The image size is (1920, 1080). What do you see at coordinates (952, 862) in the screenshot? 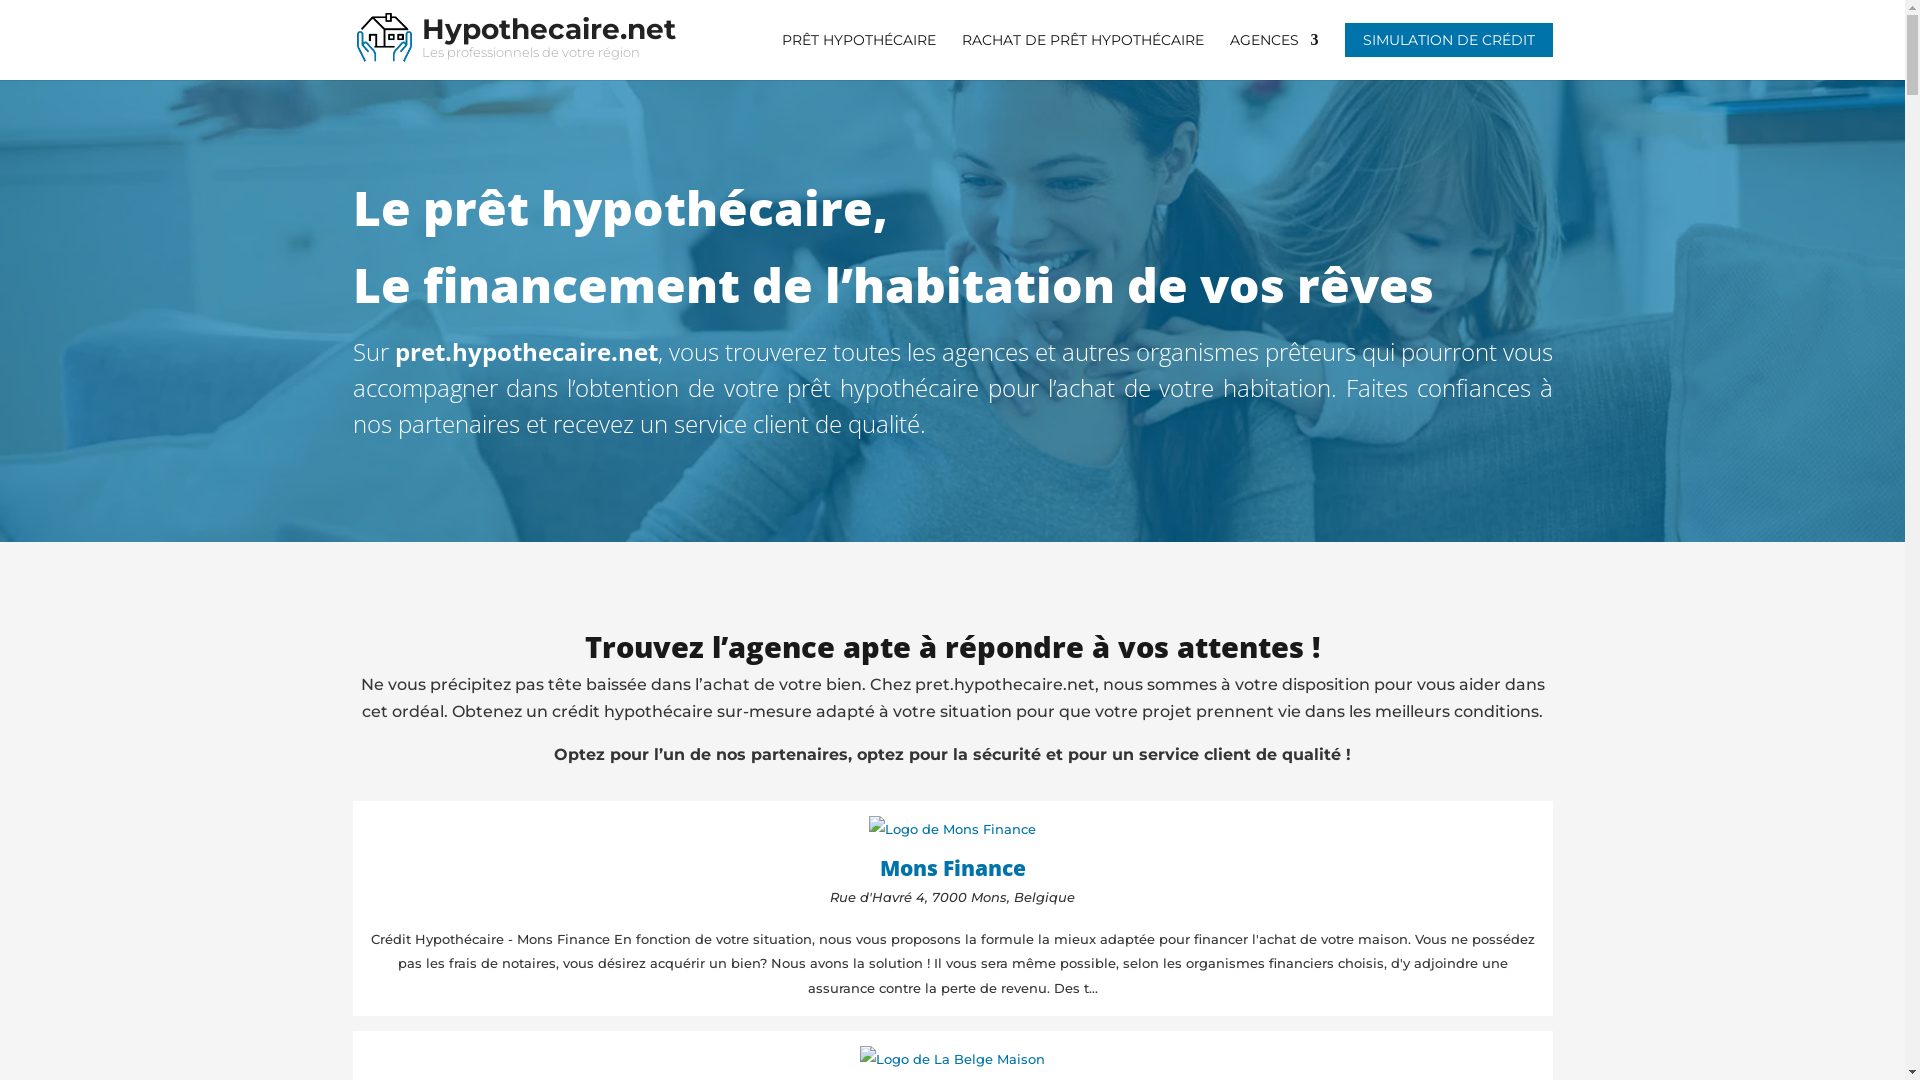
I see `'Mons Finance'` at bounding box center [952, 862].